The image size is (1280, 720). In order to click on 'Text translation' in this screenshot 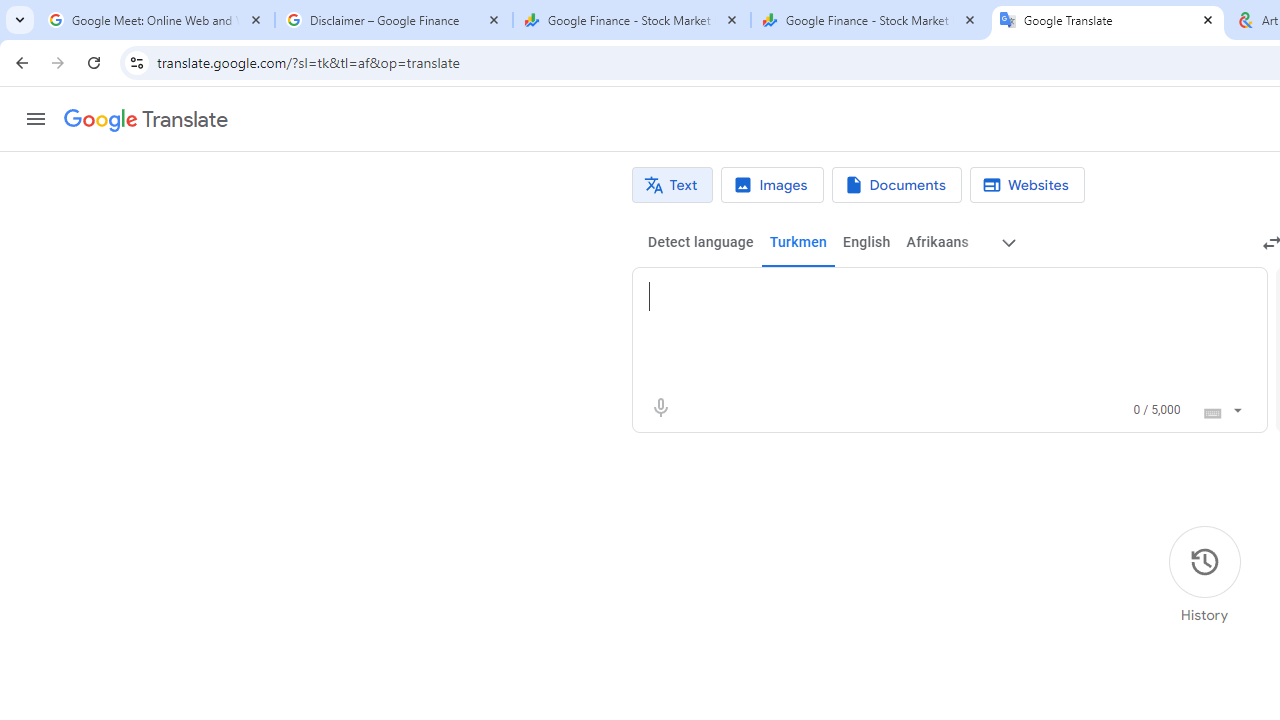, I will do `click(672, 185)`.